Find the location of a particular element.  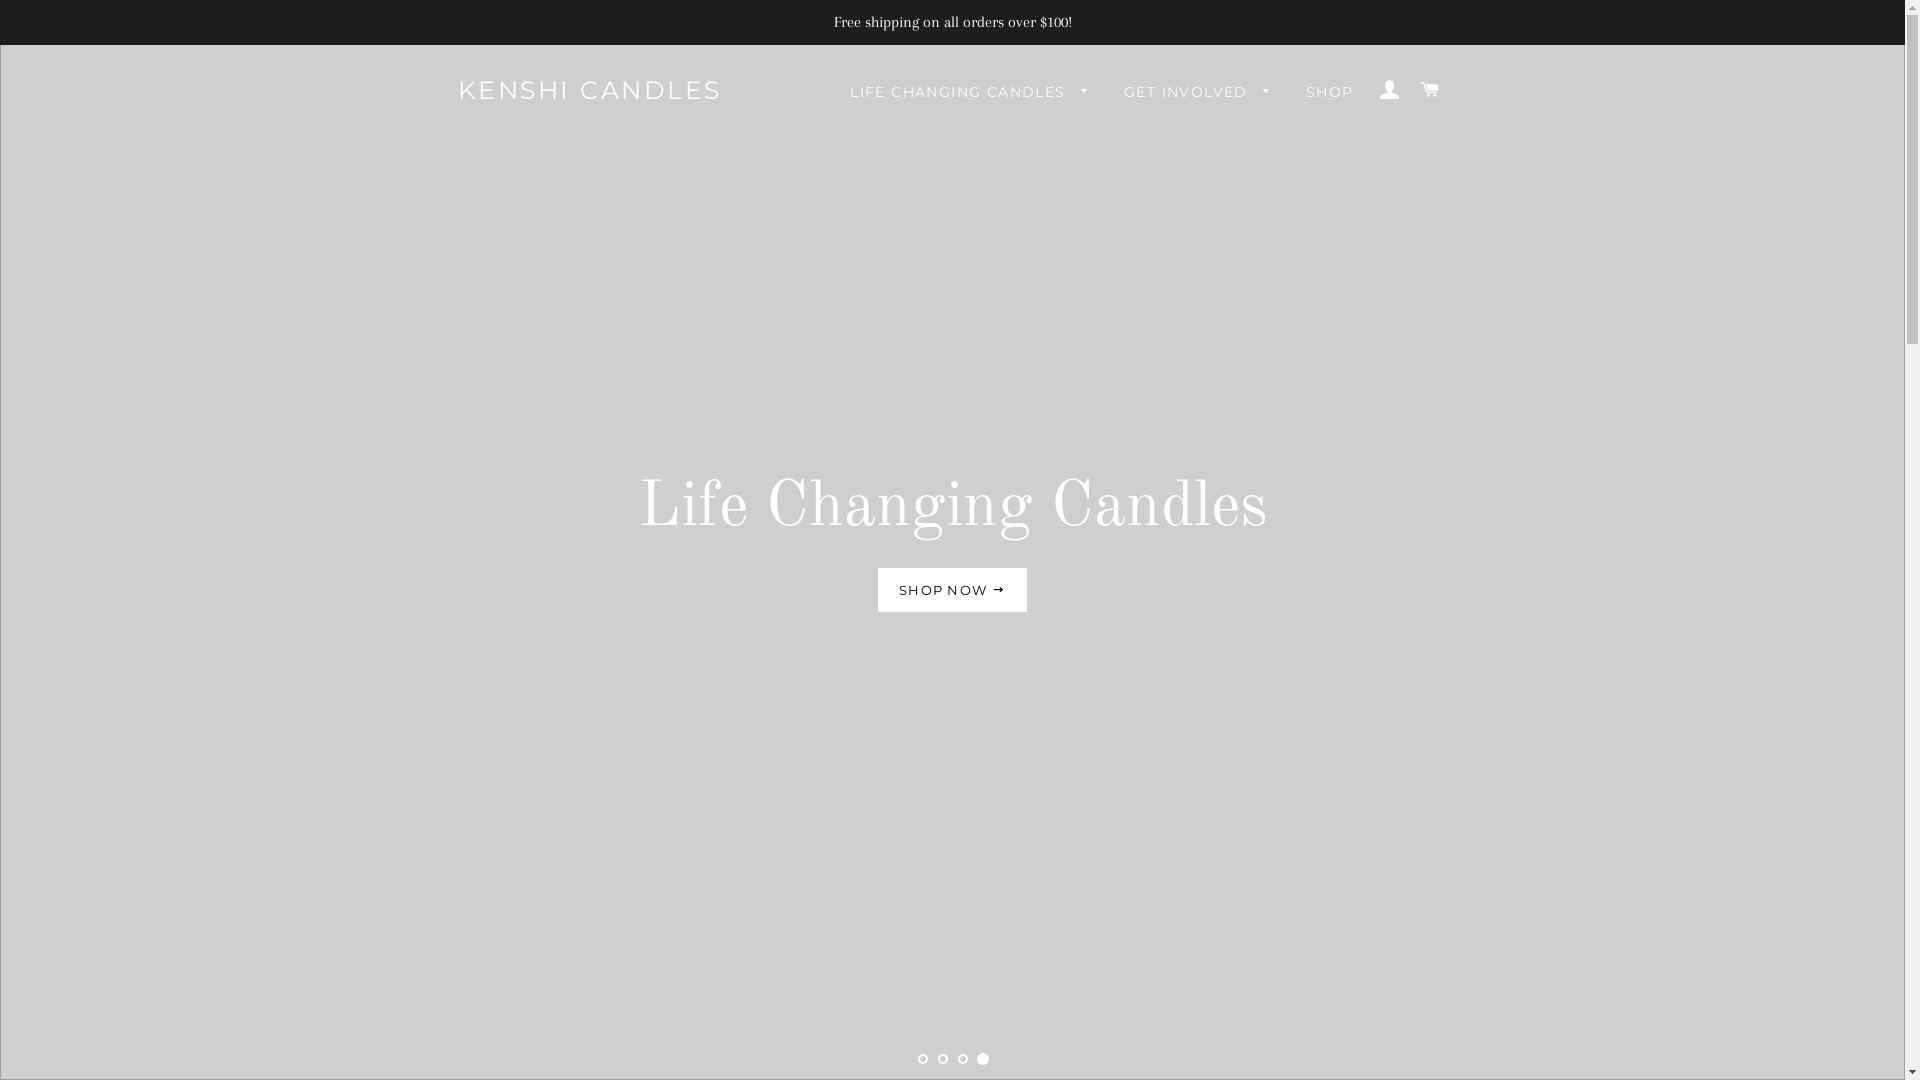

'GET INVOLVED' is located at coordinates (1198, 92).